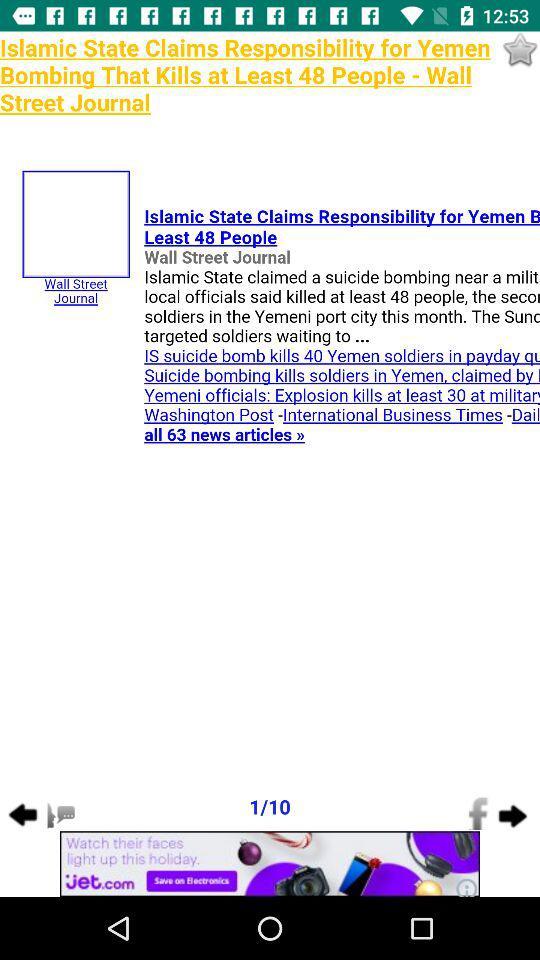 Image resolution: width=540 pixels, height=960 pixels. Describe the element at coordinates (520, 51) in the screenshot. I see `the star icon` at that location.